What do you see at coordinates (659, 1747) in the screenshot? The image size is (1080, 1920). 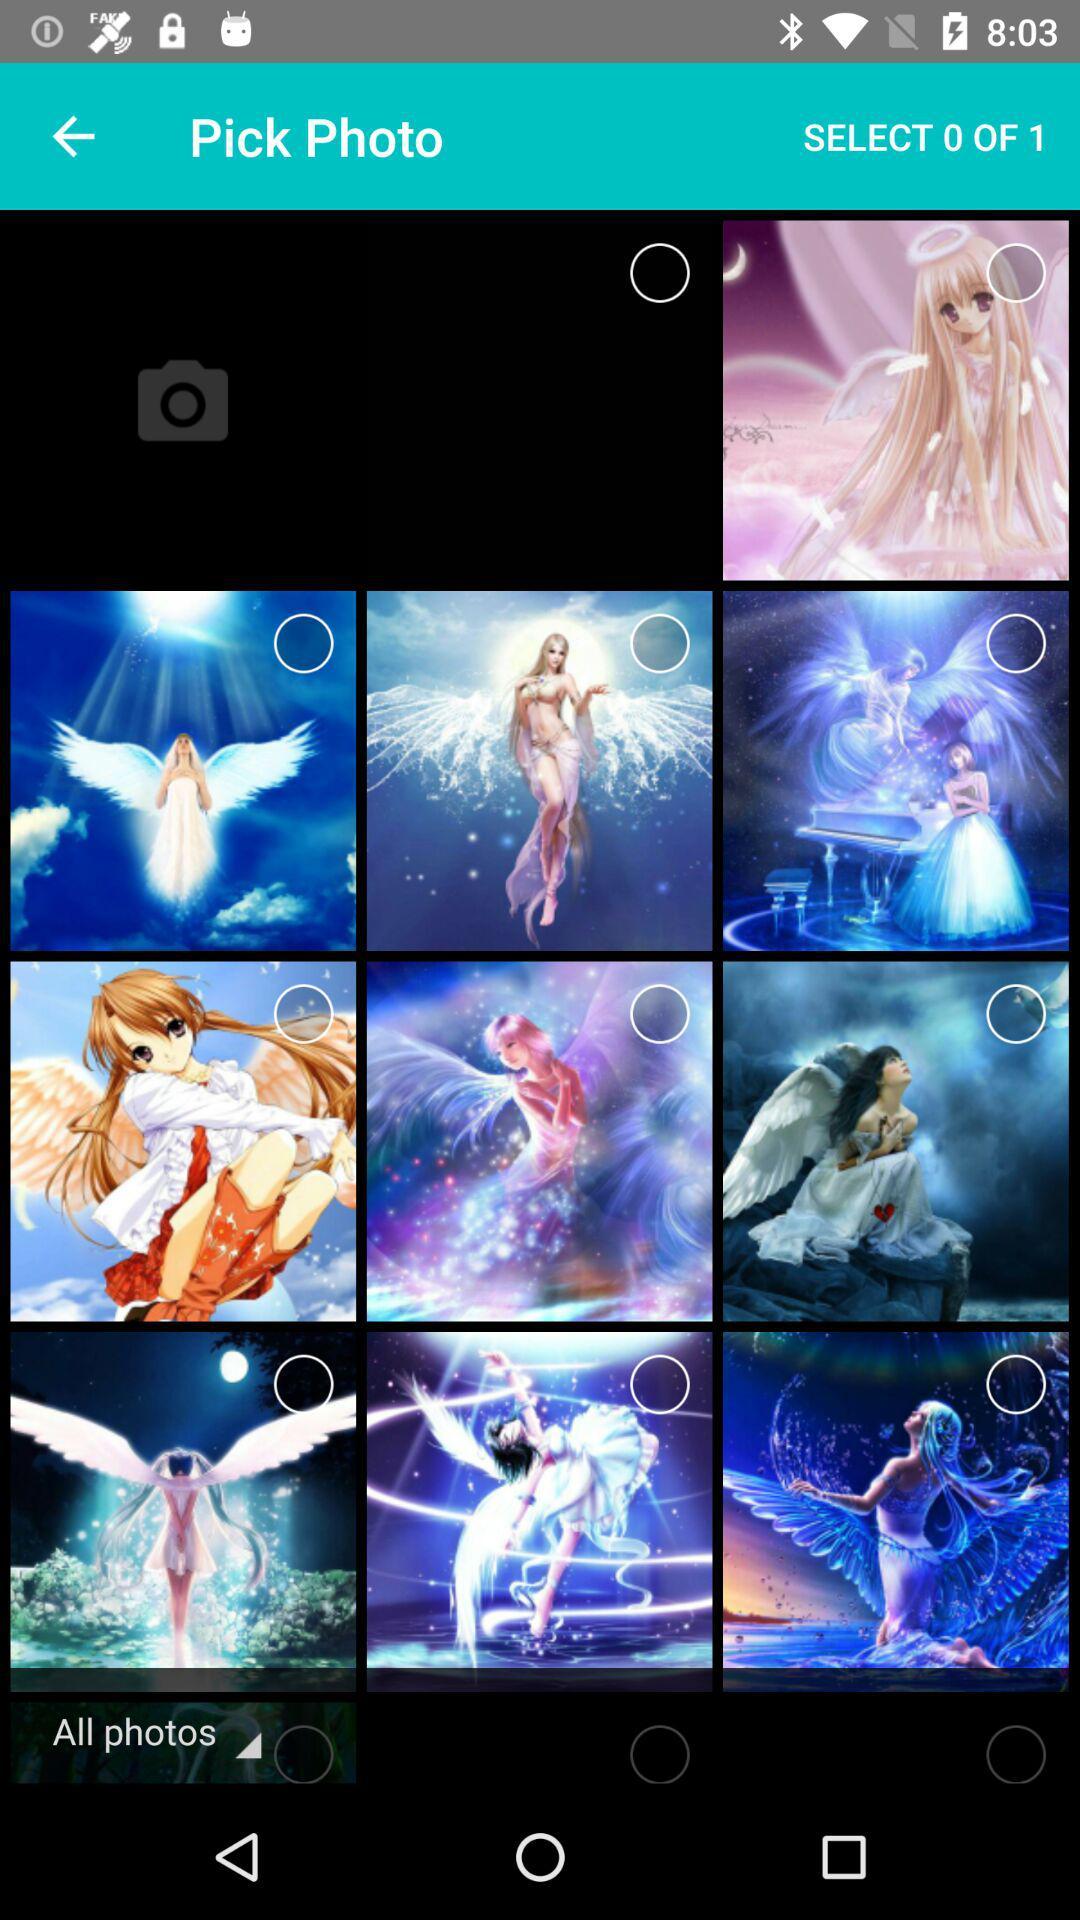 I see `object` at bounding box center [659, 1747].